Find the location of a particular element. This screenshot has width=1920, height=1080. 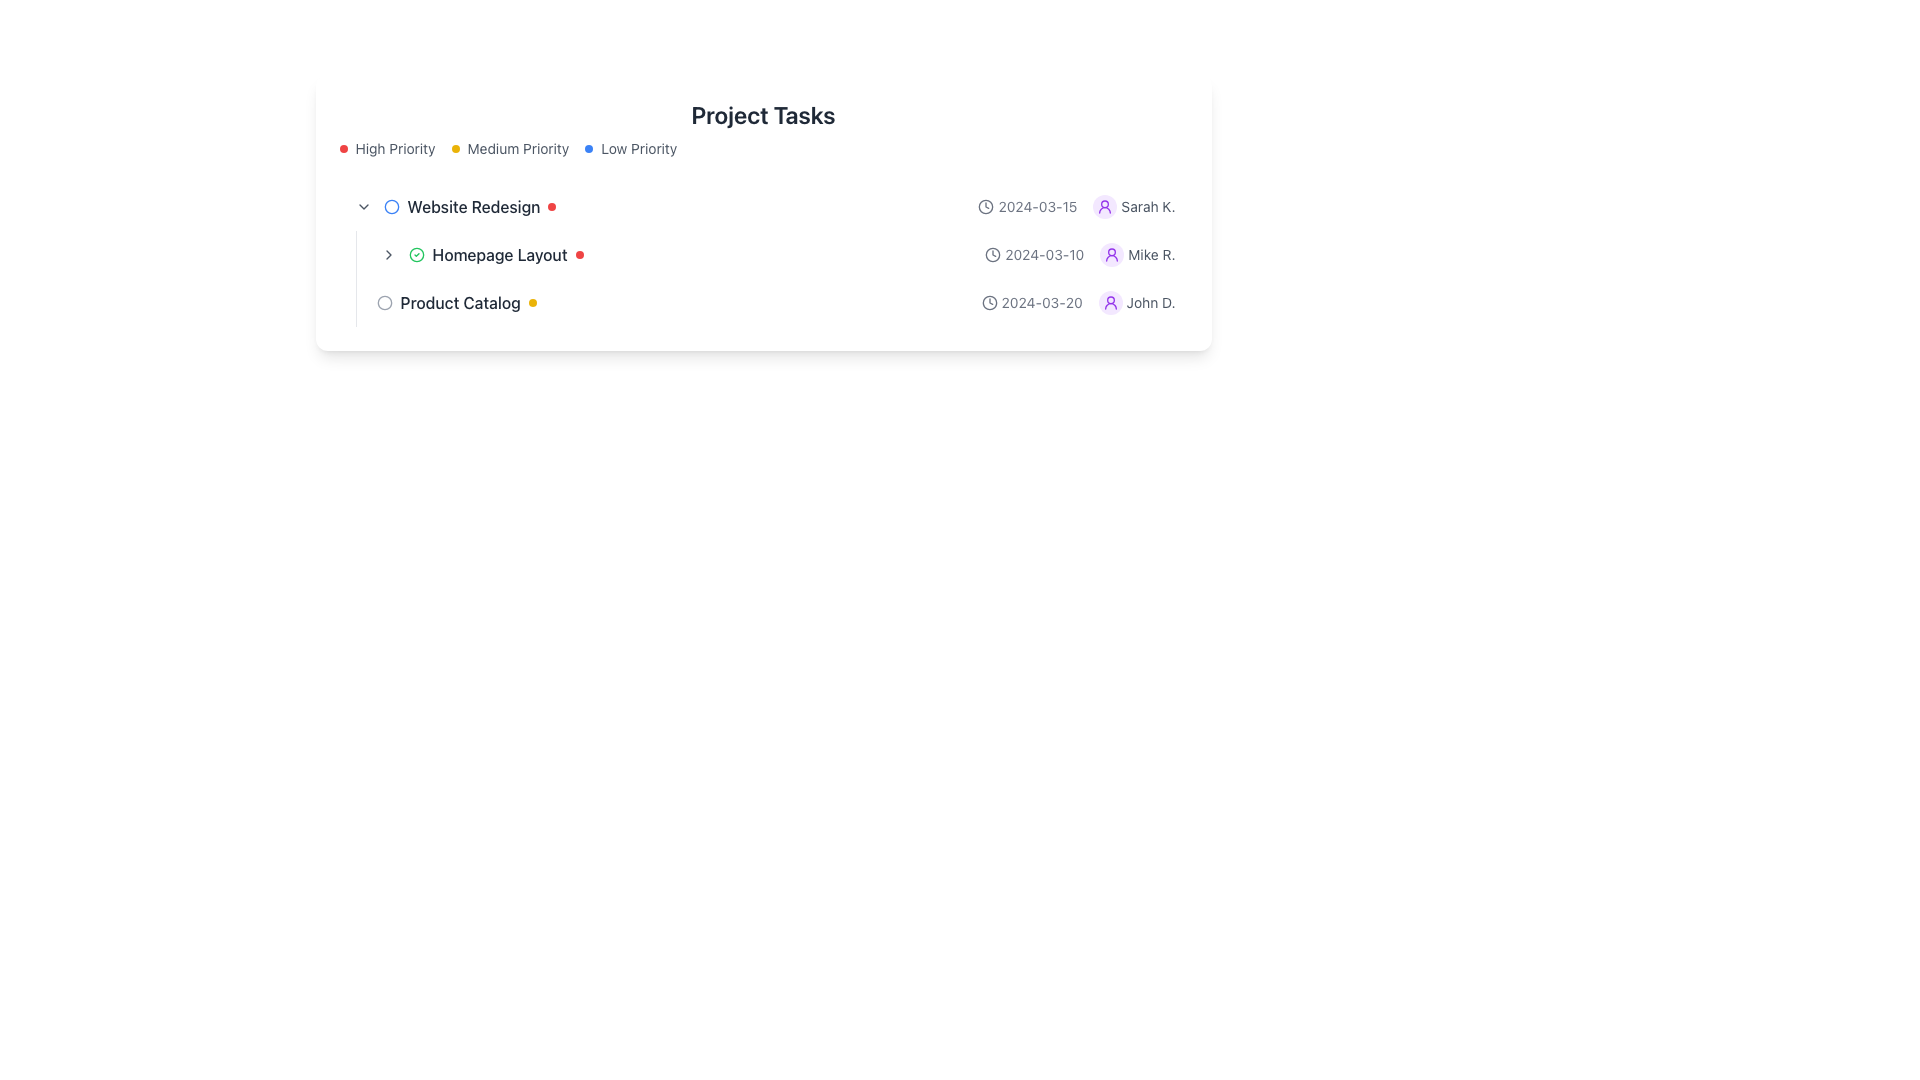

the SVG Circle Element that is part of the clock icon beside the date '2024-03-15' in the task list interface is located at coordinates (986, 207).